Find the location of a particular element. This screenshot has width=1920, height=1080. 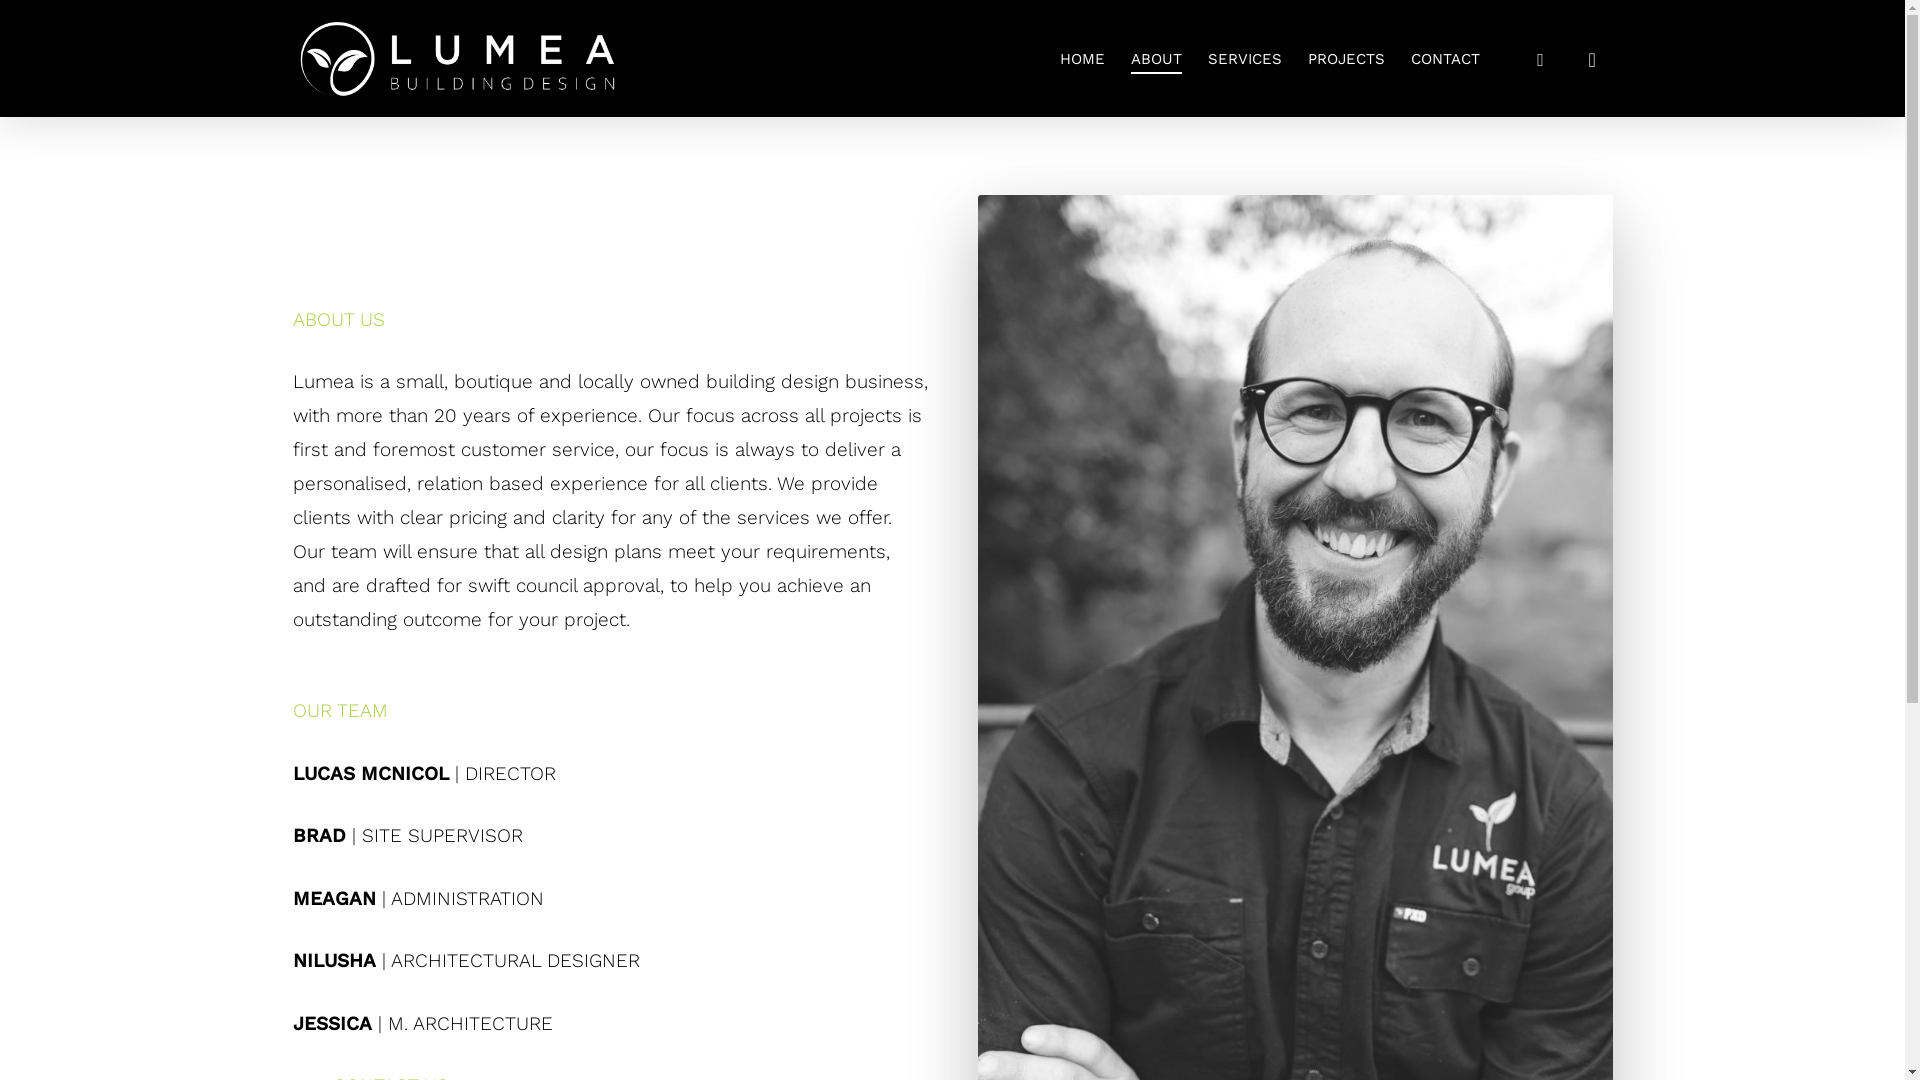

'ABOUT' is located at coordinates (1155, 56).